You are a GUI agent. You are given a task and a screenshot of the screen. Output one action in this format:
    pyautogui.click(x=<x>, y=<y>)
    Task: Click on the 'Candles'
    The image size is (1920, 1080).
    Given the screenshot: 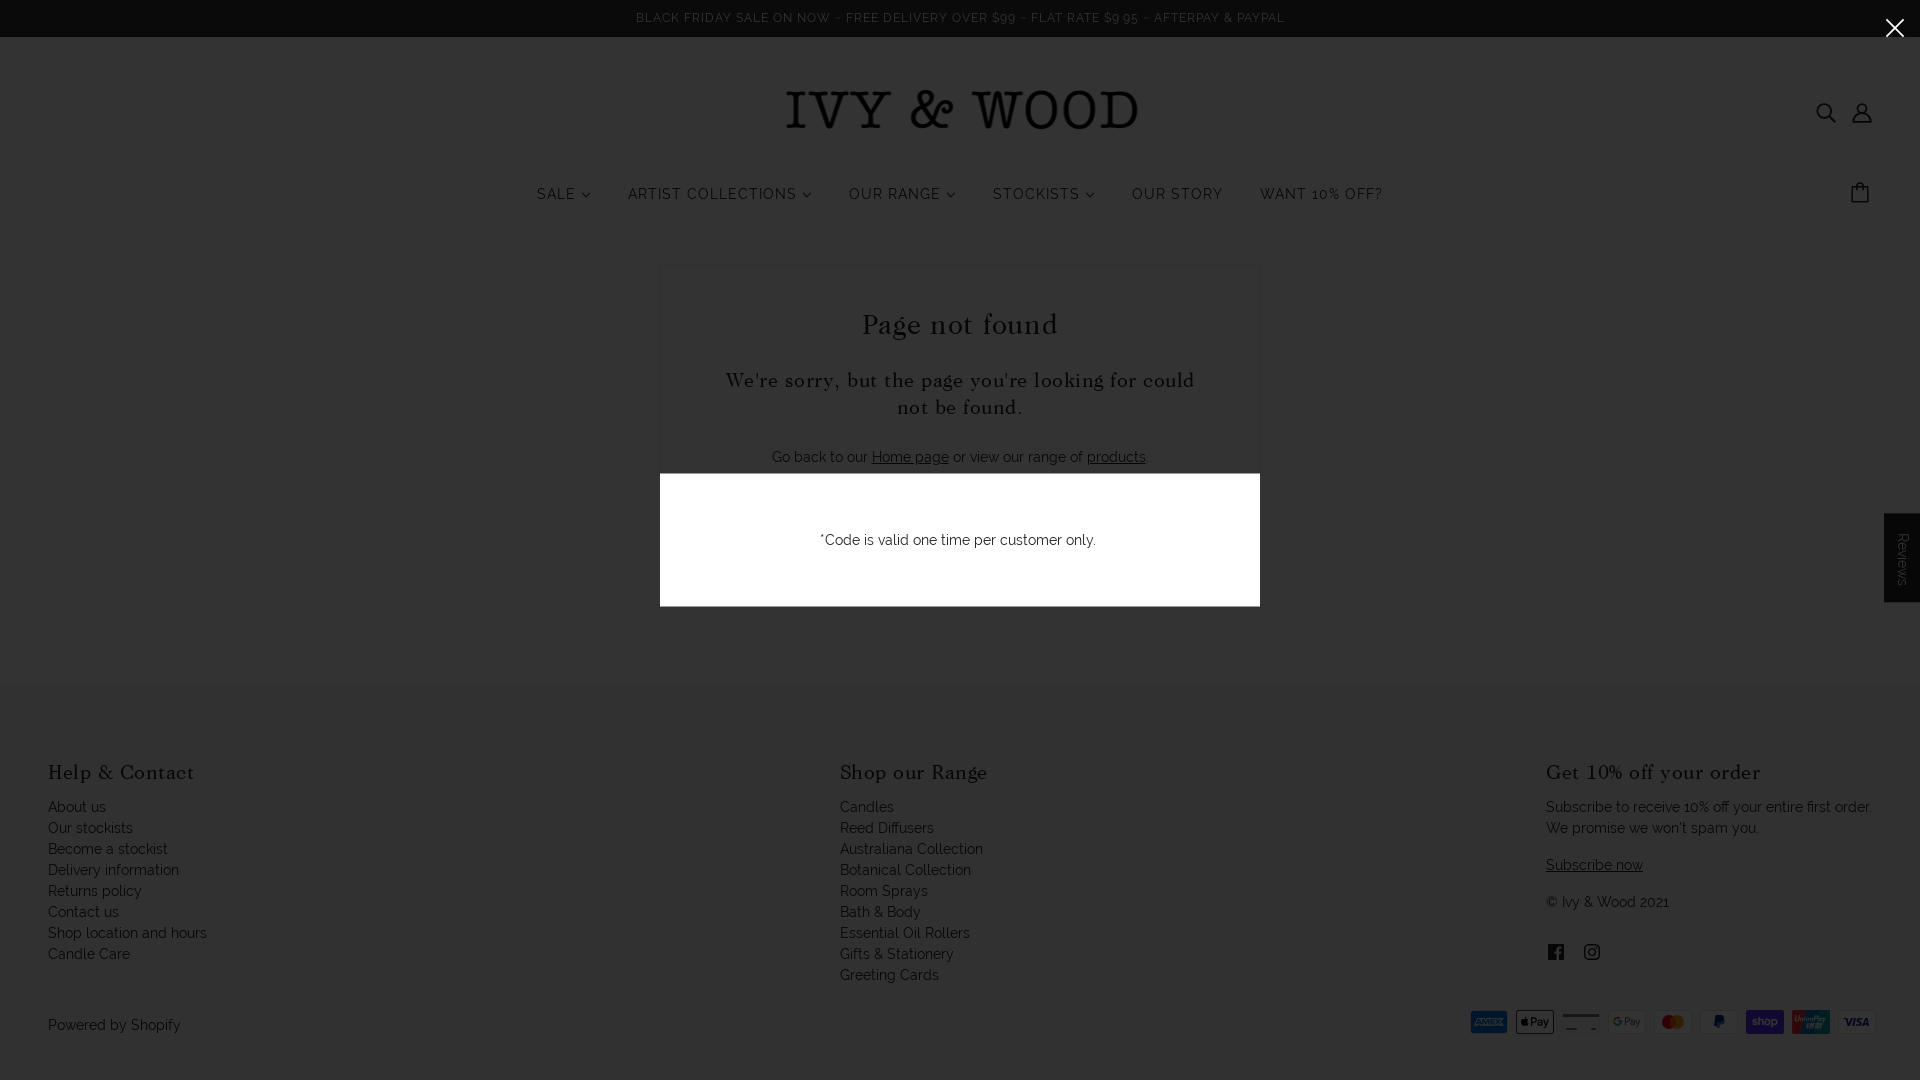 What is the action you would take?
    pyautogui.click(x=867, y=805)
    